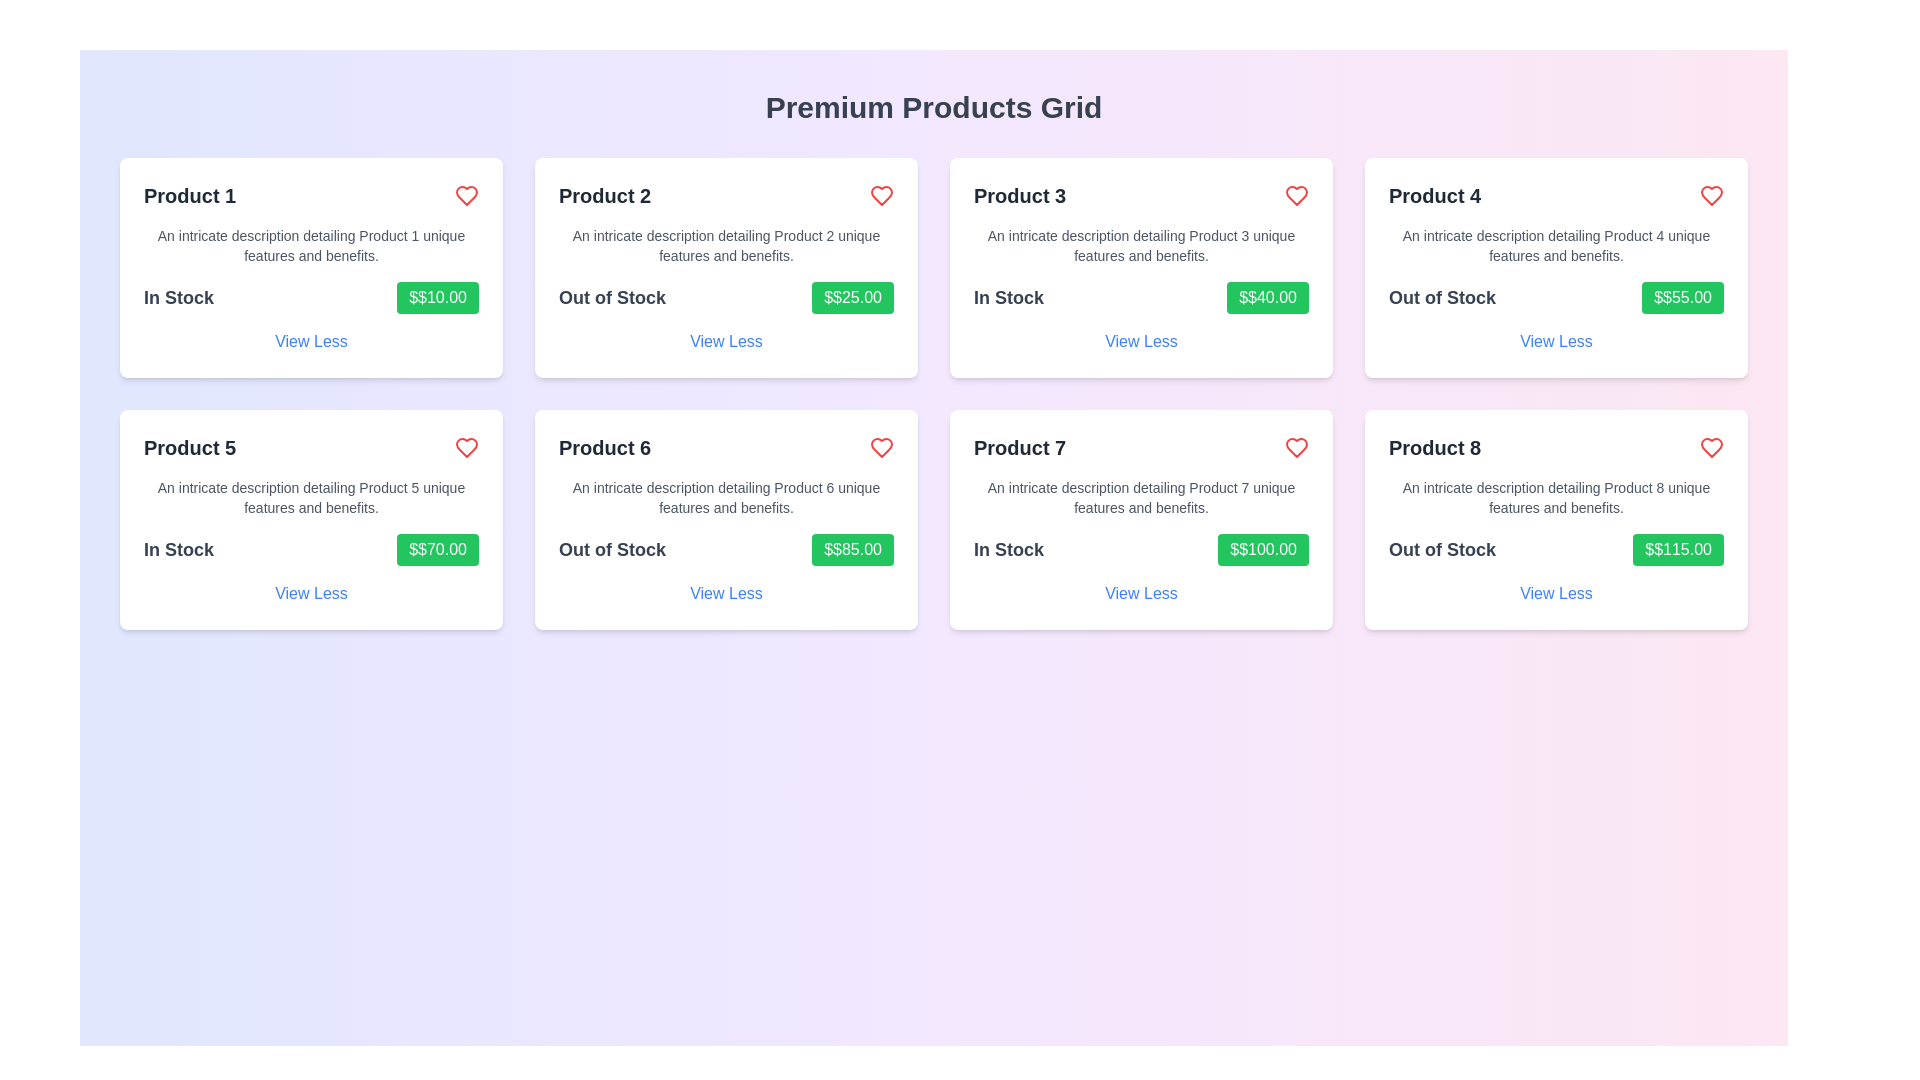 The image size is (1920, 1080). I want to click on text block describing the features and benefits of 'Product 8', which is styled in a small-sized gray font and contains the content: 'An intricate description detailing Product 8 unique features and benefits.', so click(1555, 496).